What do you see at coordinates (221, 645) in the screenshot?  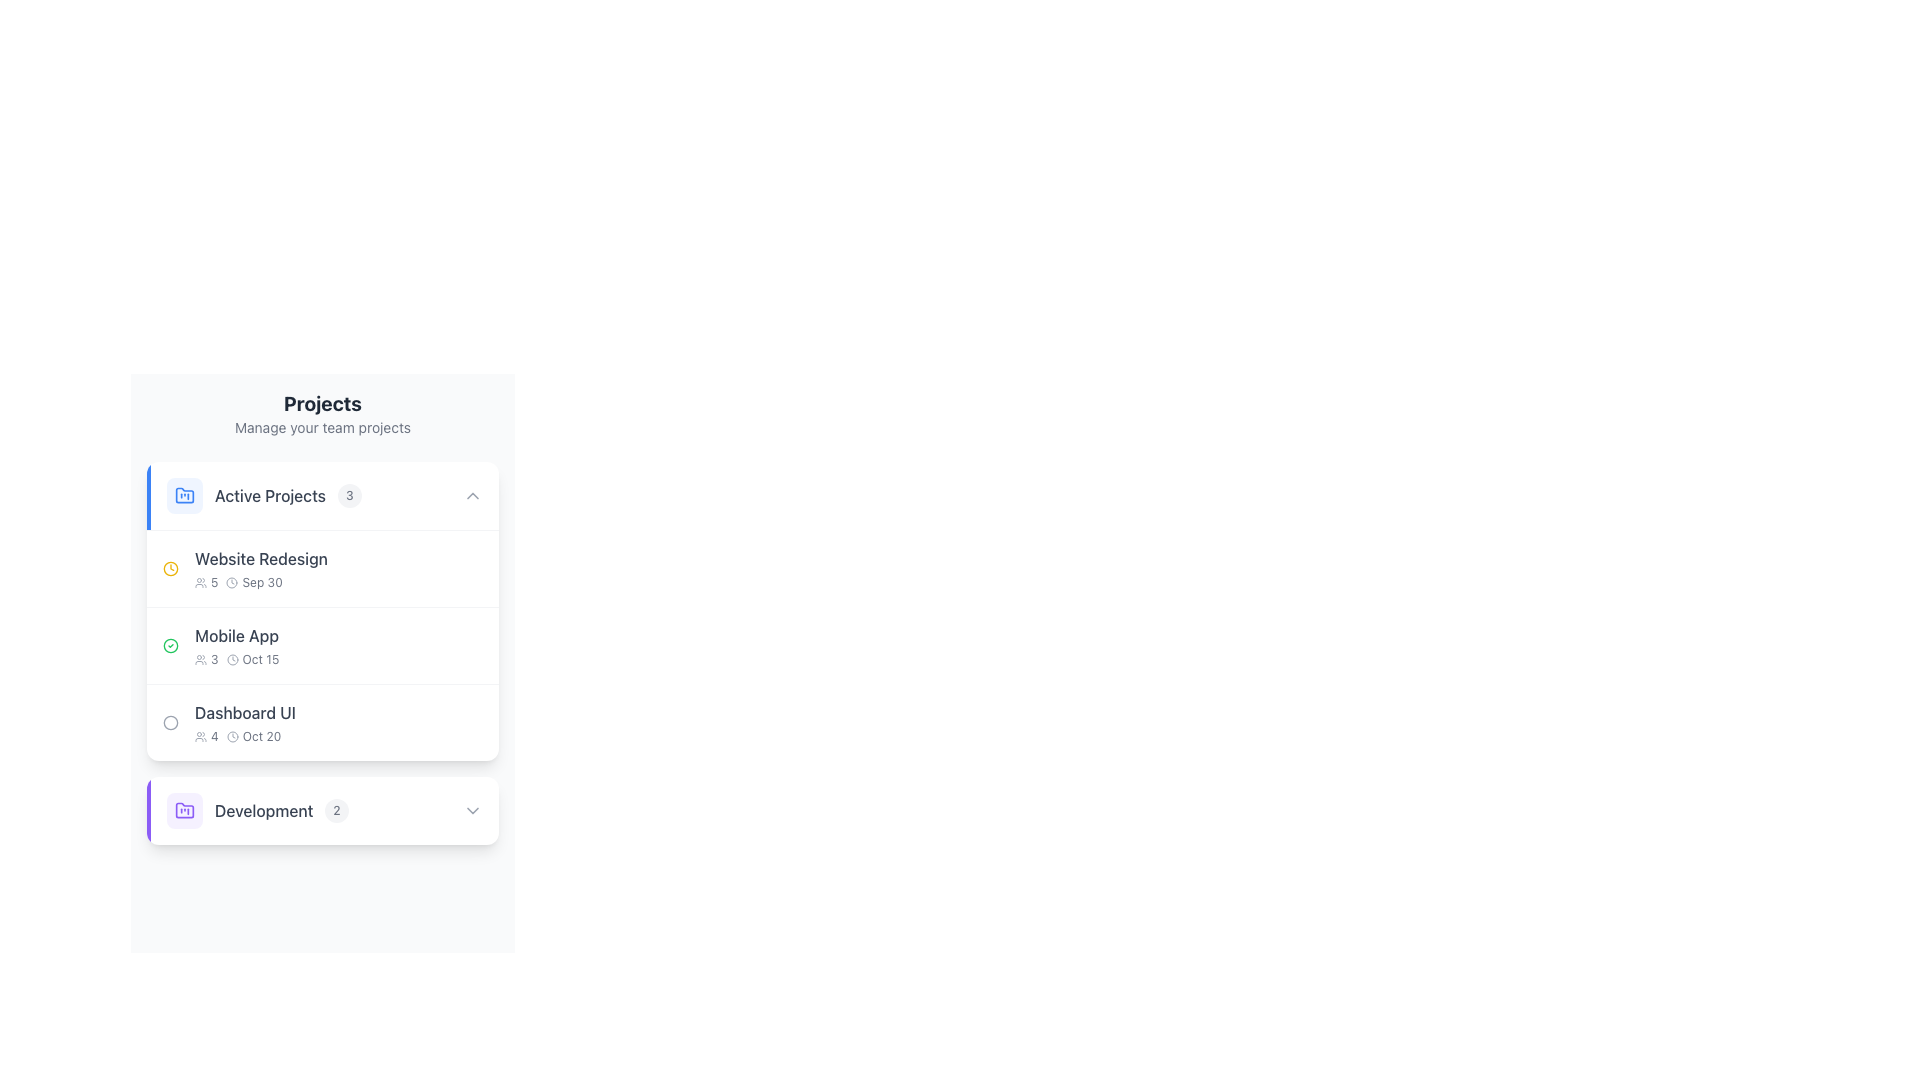 I see `the second project entry in the 'Active Projects' list, which is the 'Mobile App' project` at bounding box center [221, 645].